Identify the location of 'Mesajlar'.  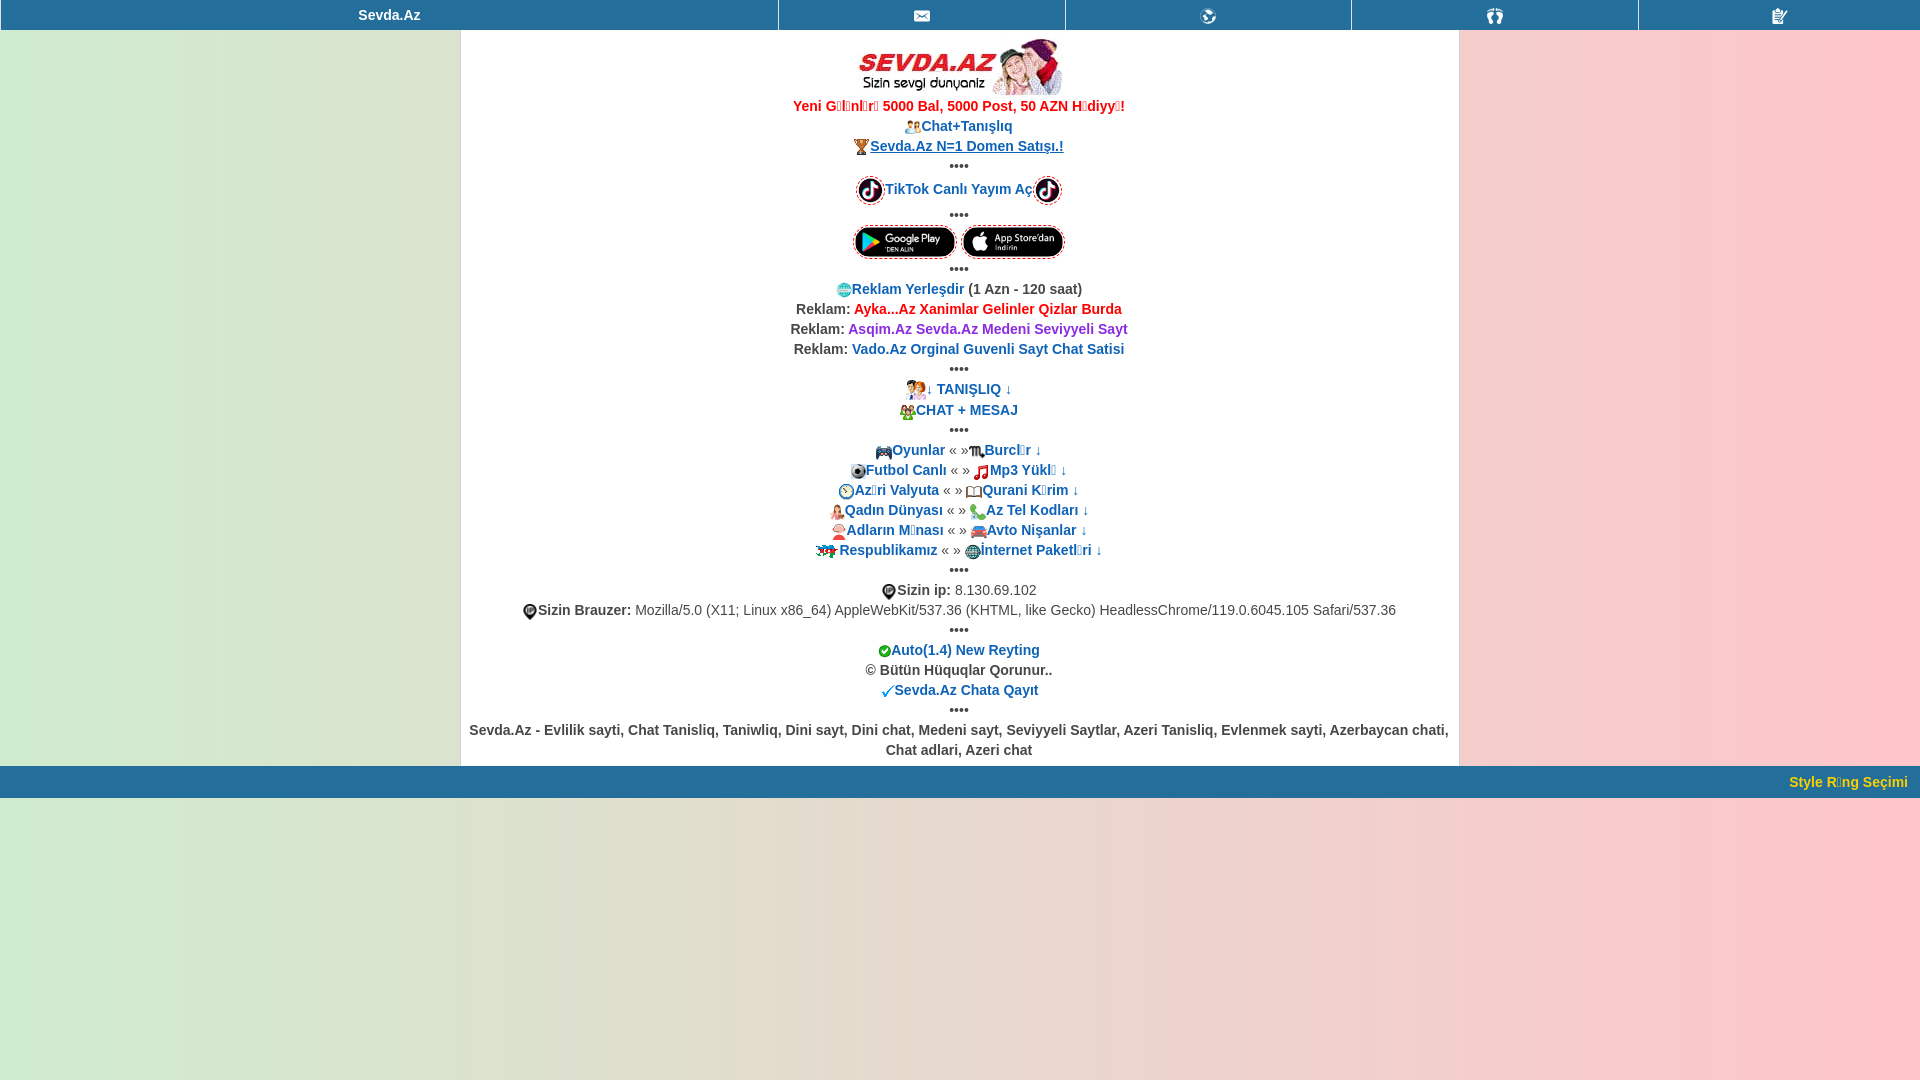
(920, 15).